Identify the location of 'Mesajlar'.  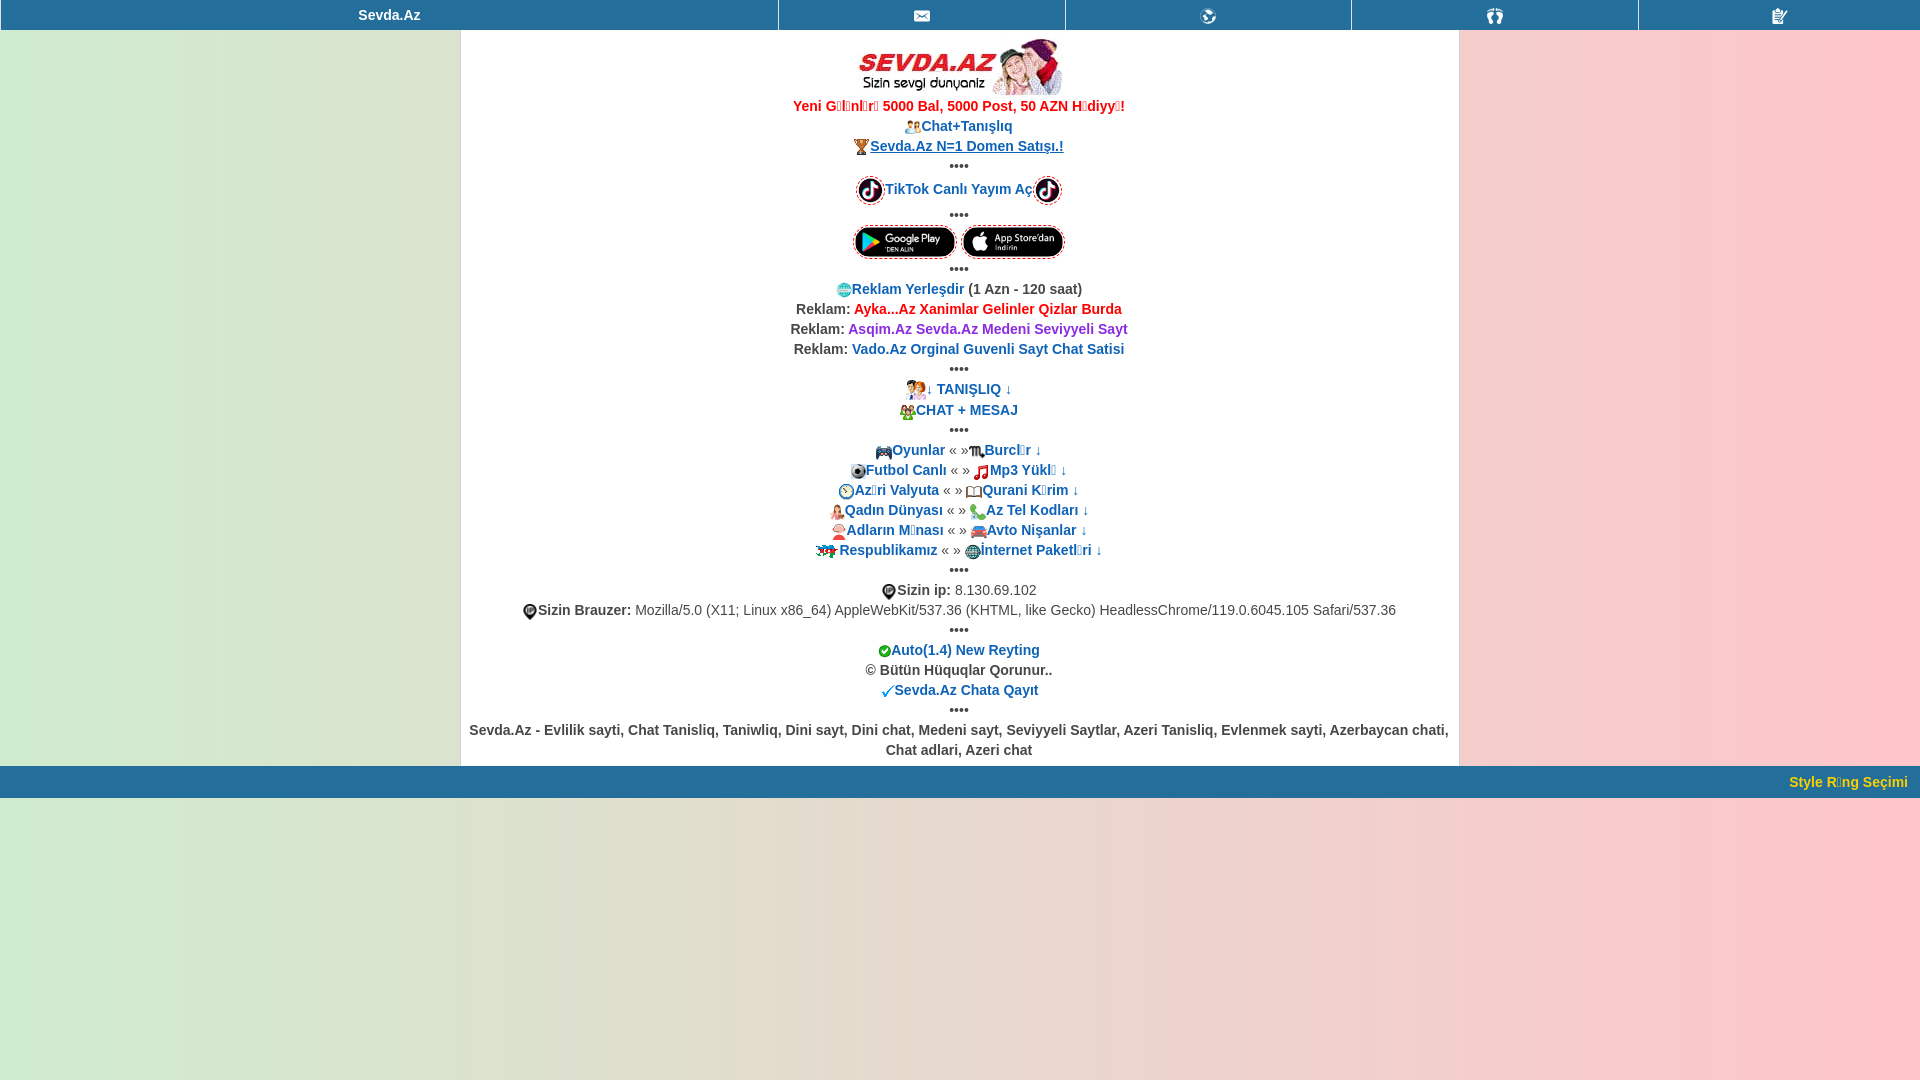
(920, 15).